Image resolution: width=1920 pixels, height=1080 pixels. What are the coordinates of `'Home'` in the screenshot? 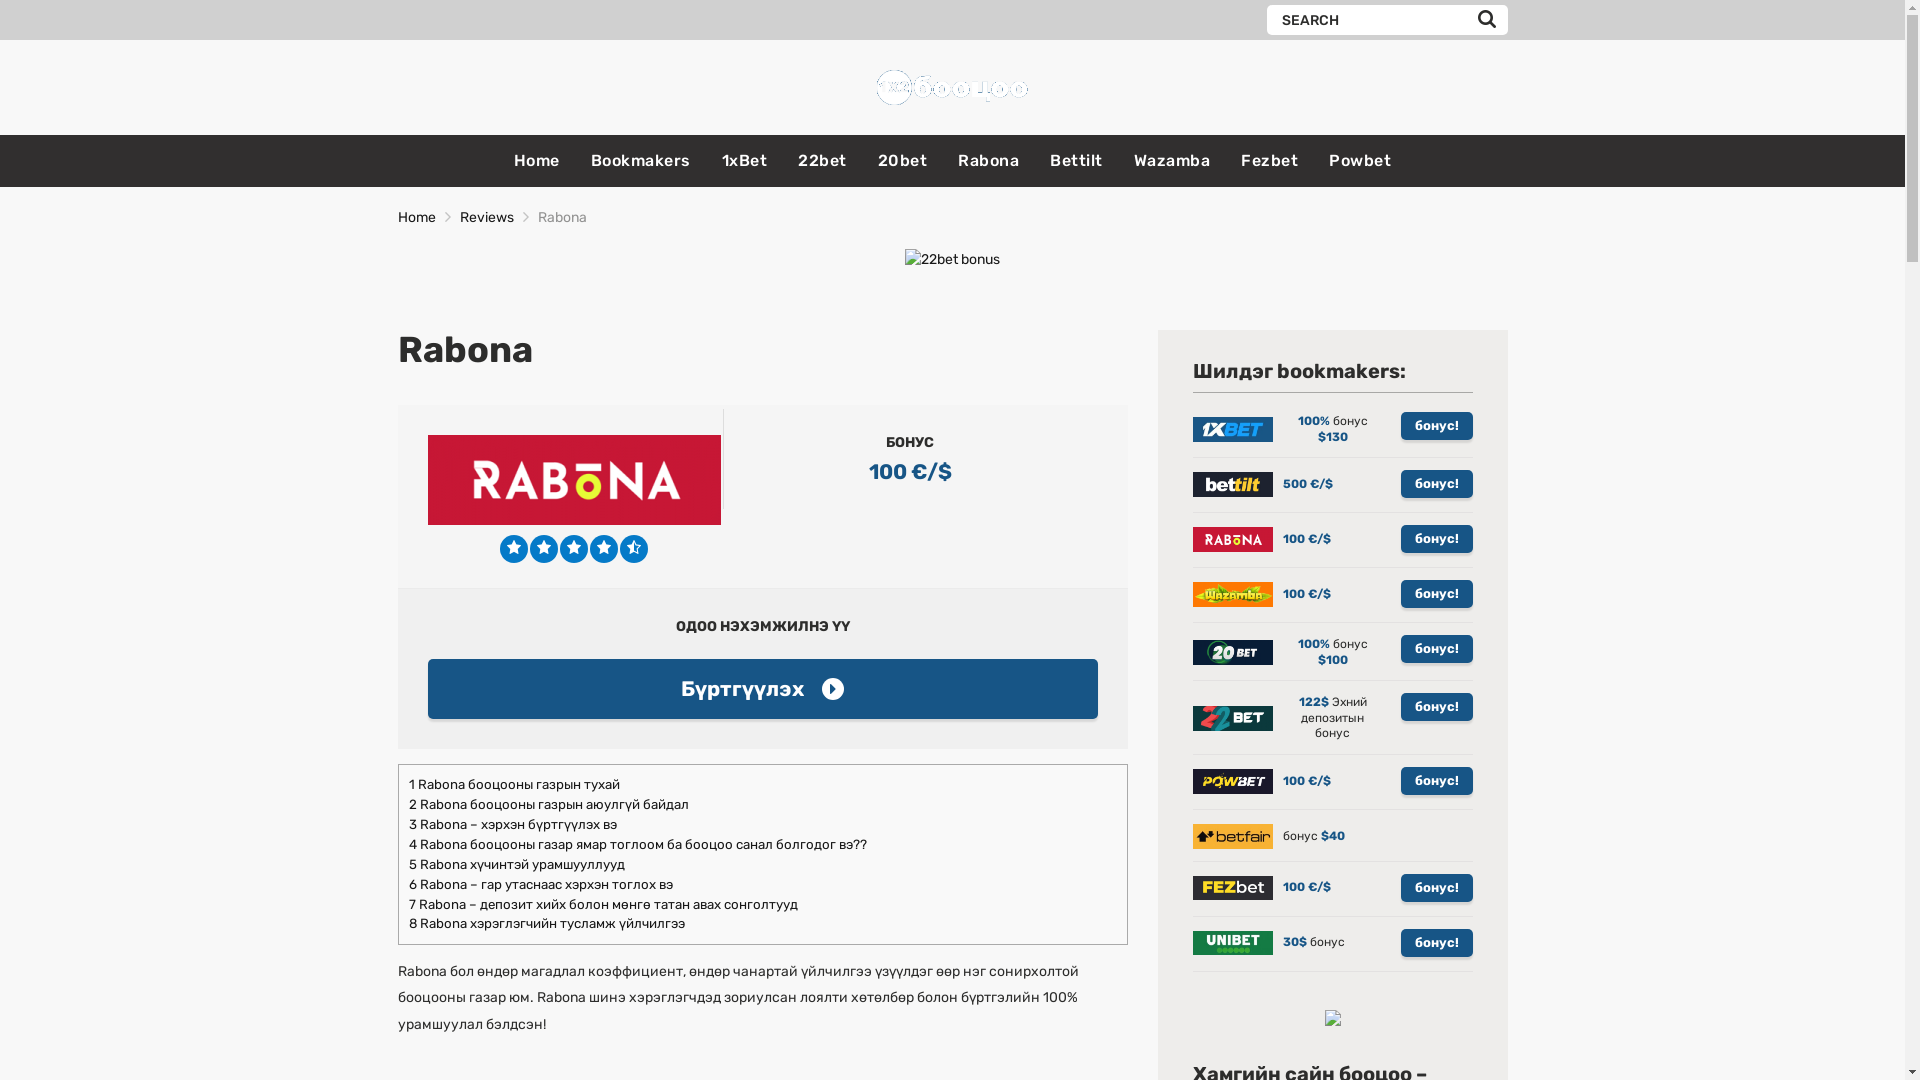 It's located at (537, 160).